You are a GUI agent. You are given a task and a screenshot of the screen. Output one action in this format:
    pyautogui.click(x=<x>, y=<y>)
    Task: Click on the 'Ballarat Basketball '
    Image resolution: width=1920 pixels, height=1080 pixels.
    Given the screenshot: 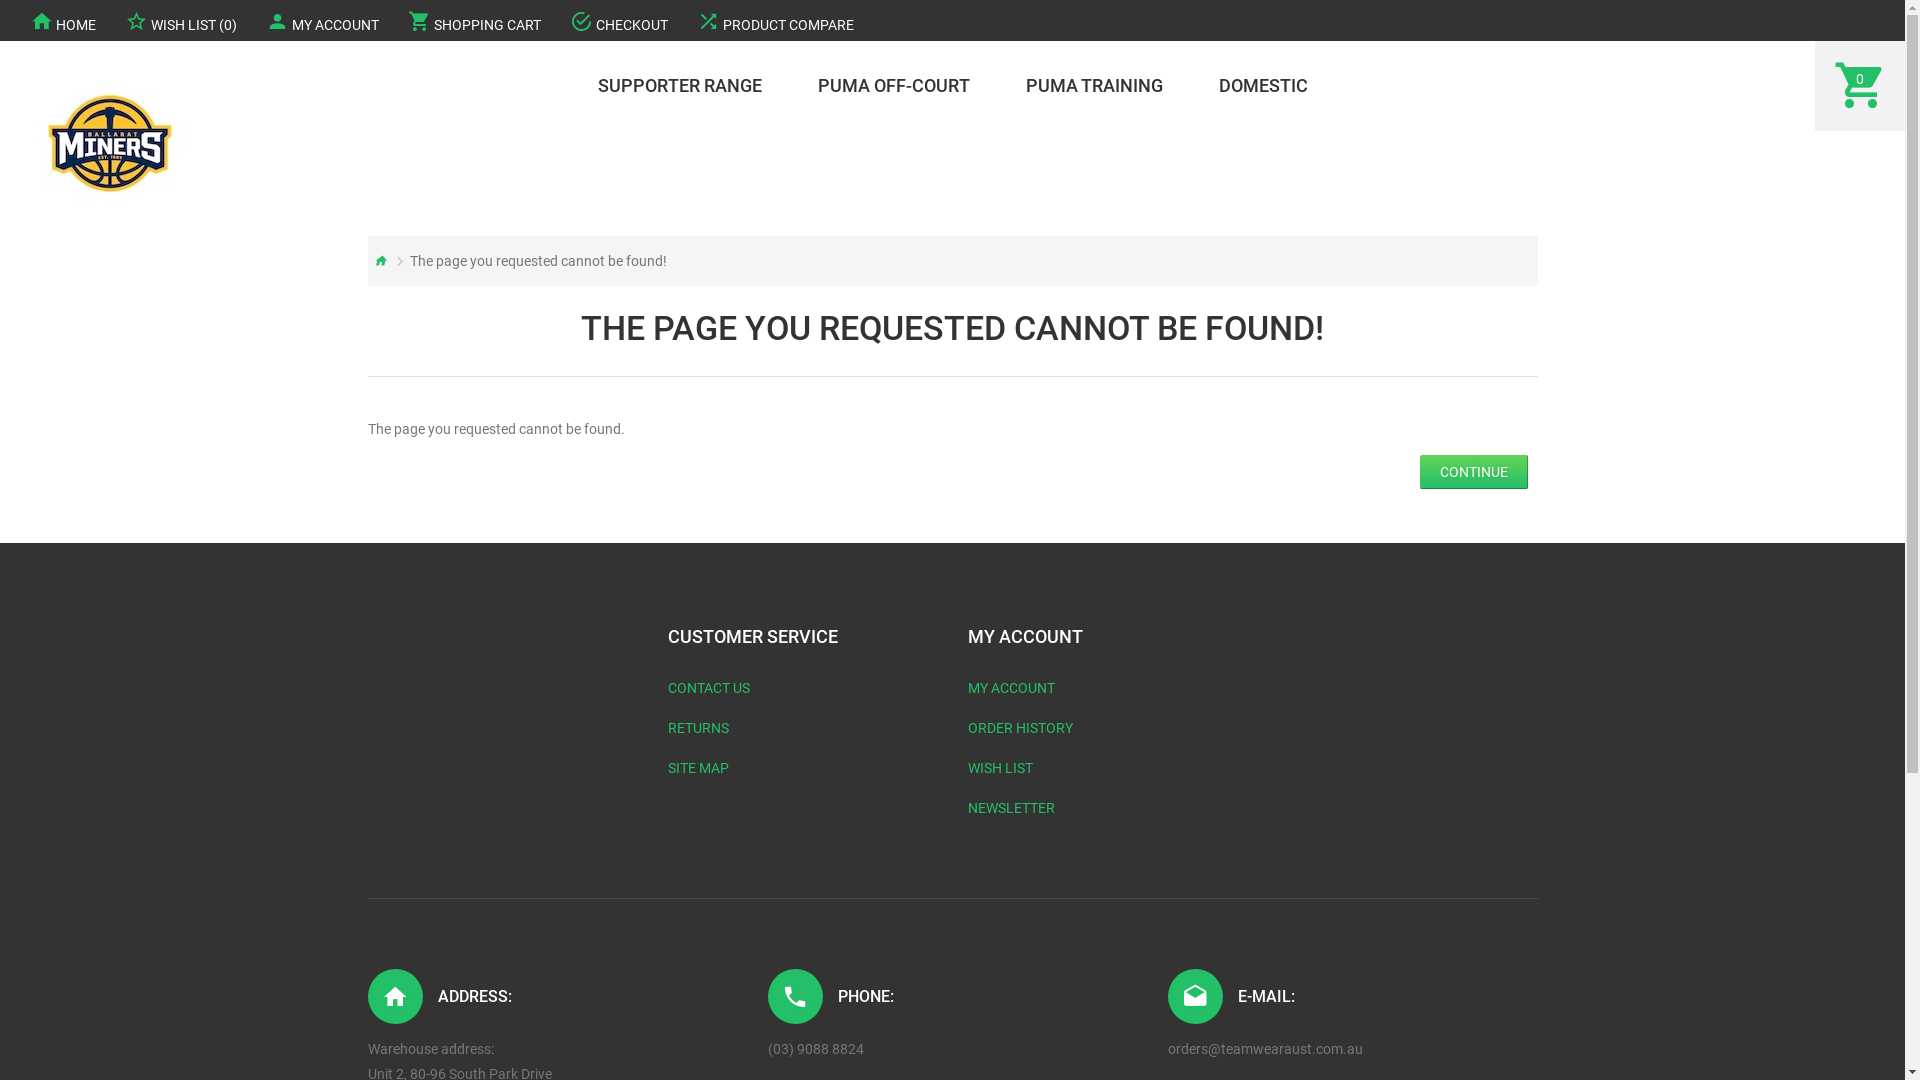 What is the action you would take?
    pyautogui.click(x=109, y=142)
    